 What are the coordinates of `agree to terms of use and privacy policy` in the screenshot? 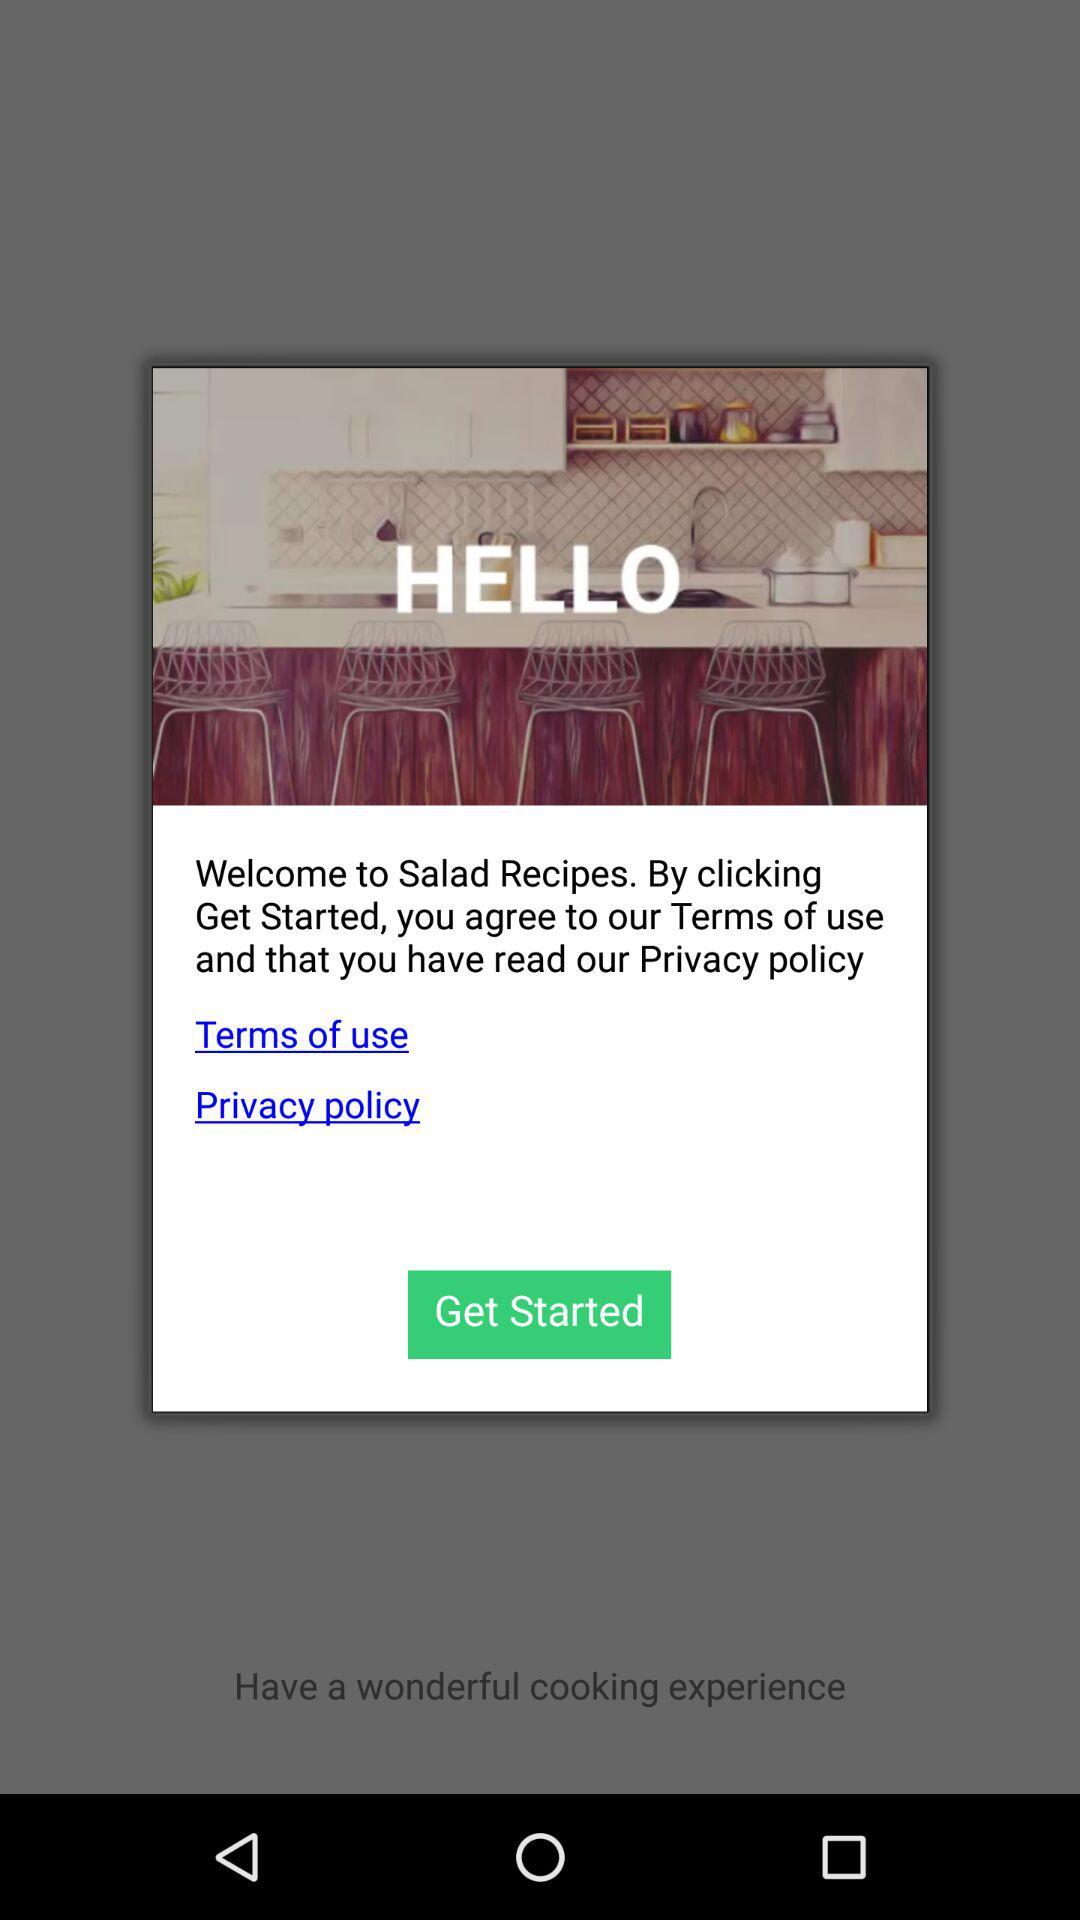 It's located at (538, 1314).